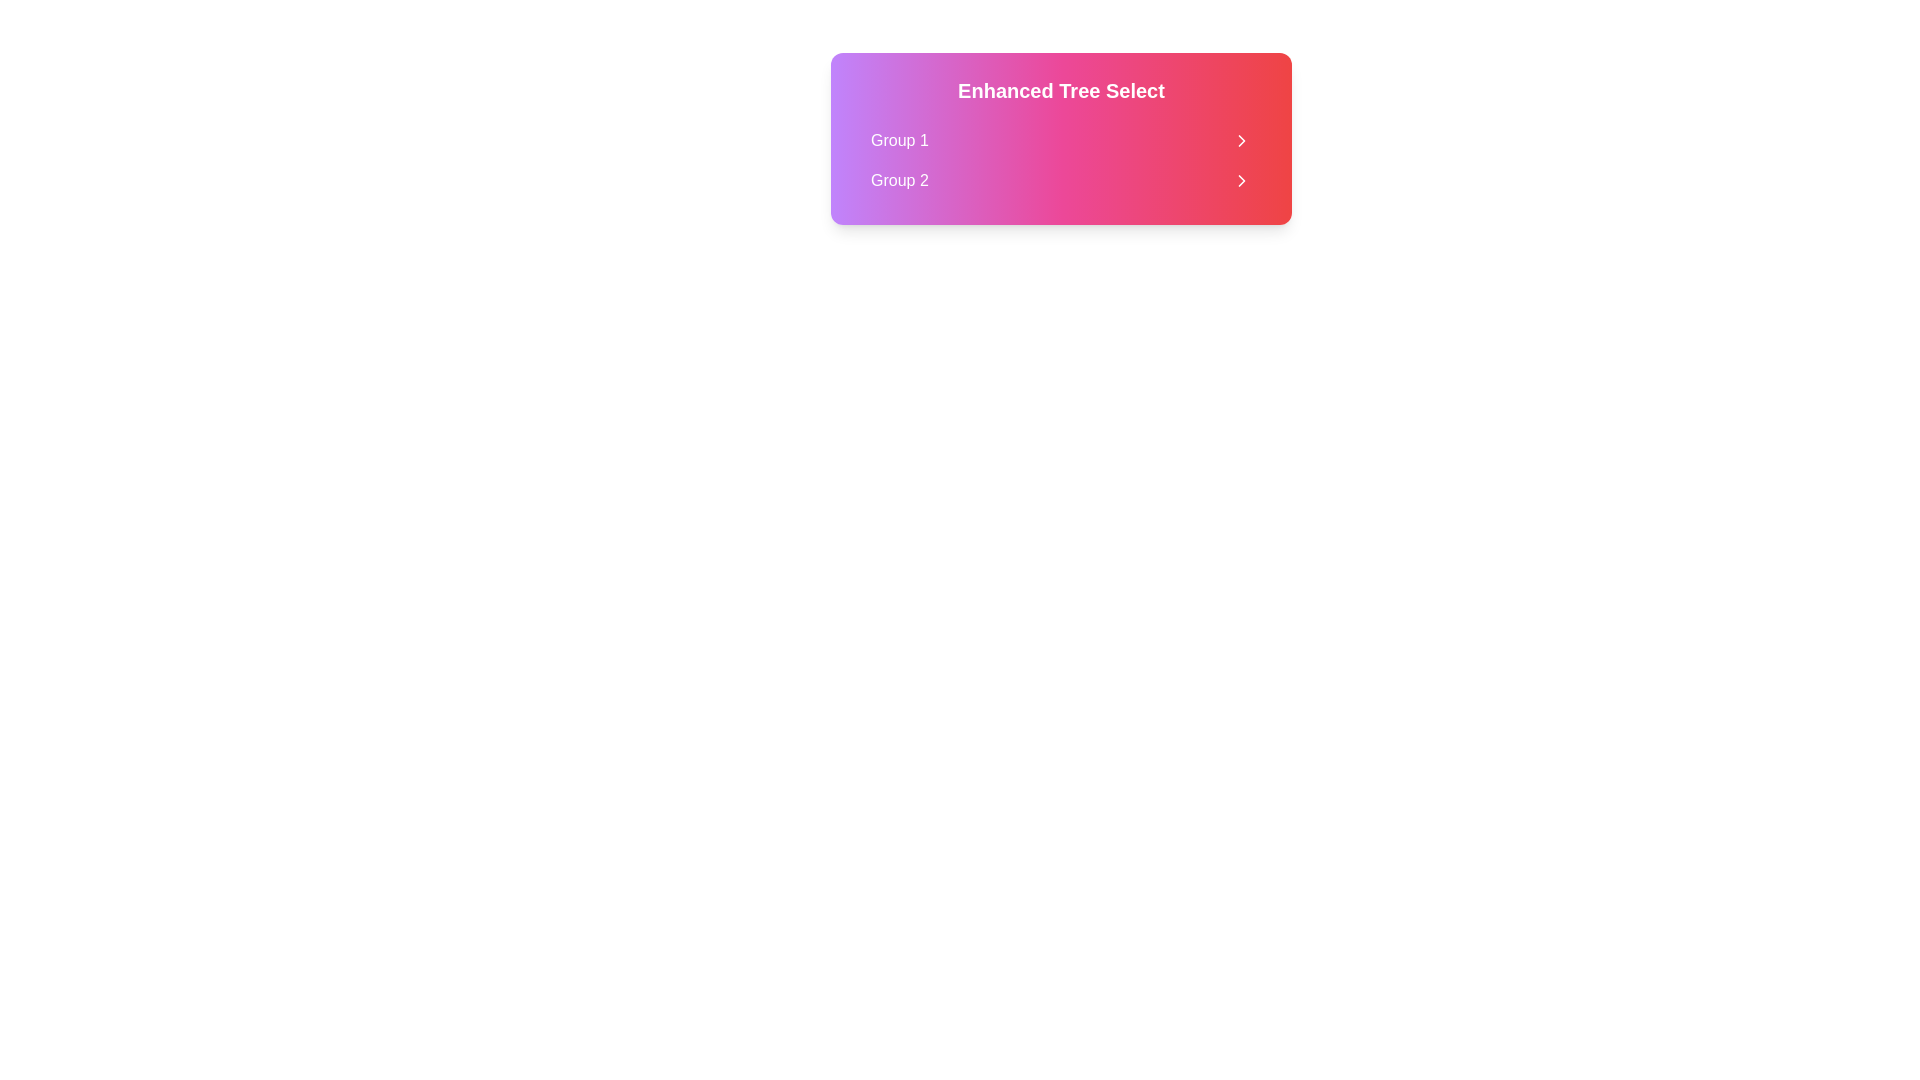  What do you see at coordinates (1241, 181) in the screenshot?
I see `the chevron icon, which is a small triangle pointing right and located to the right of the 'Group 2' text in the menu box` at bounding box center [1241, 181].